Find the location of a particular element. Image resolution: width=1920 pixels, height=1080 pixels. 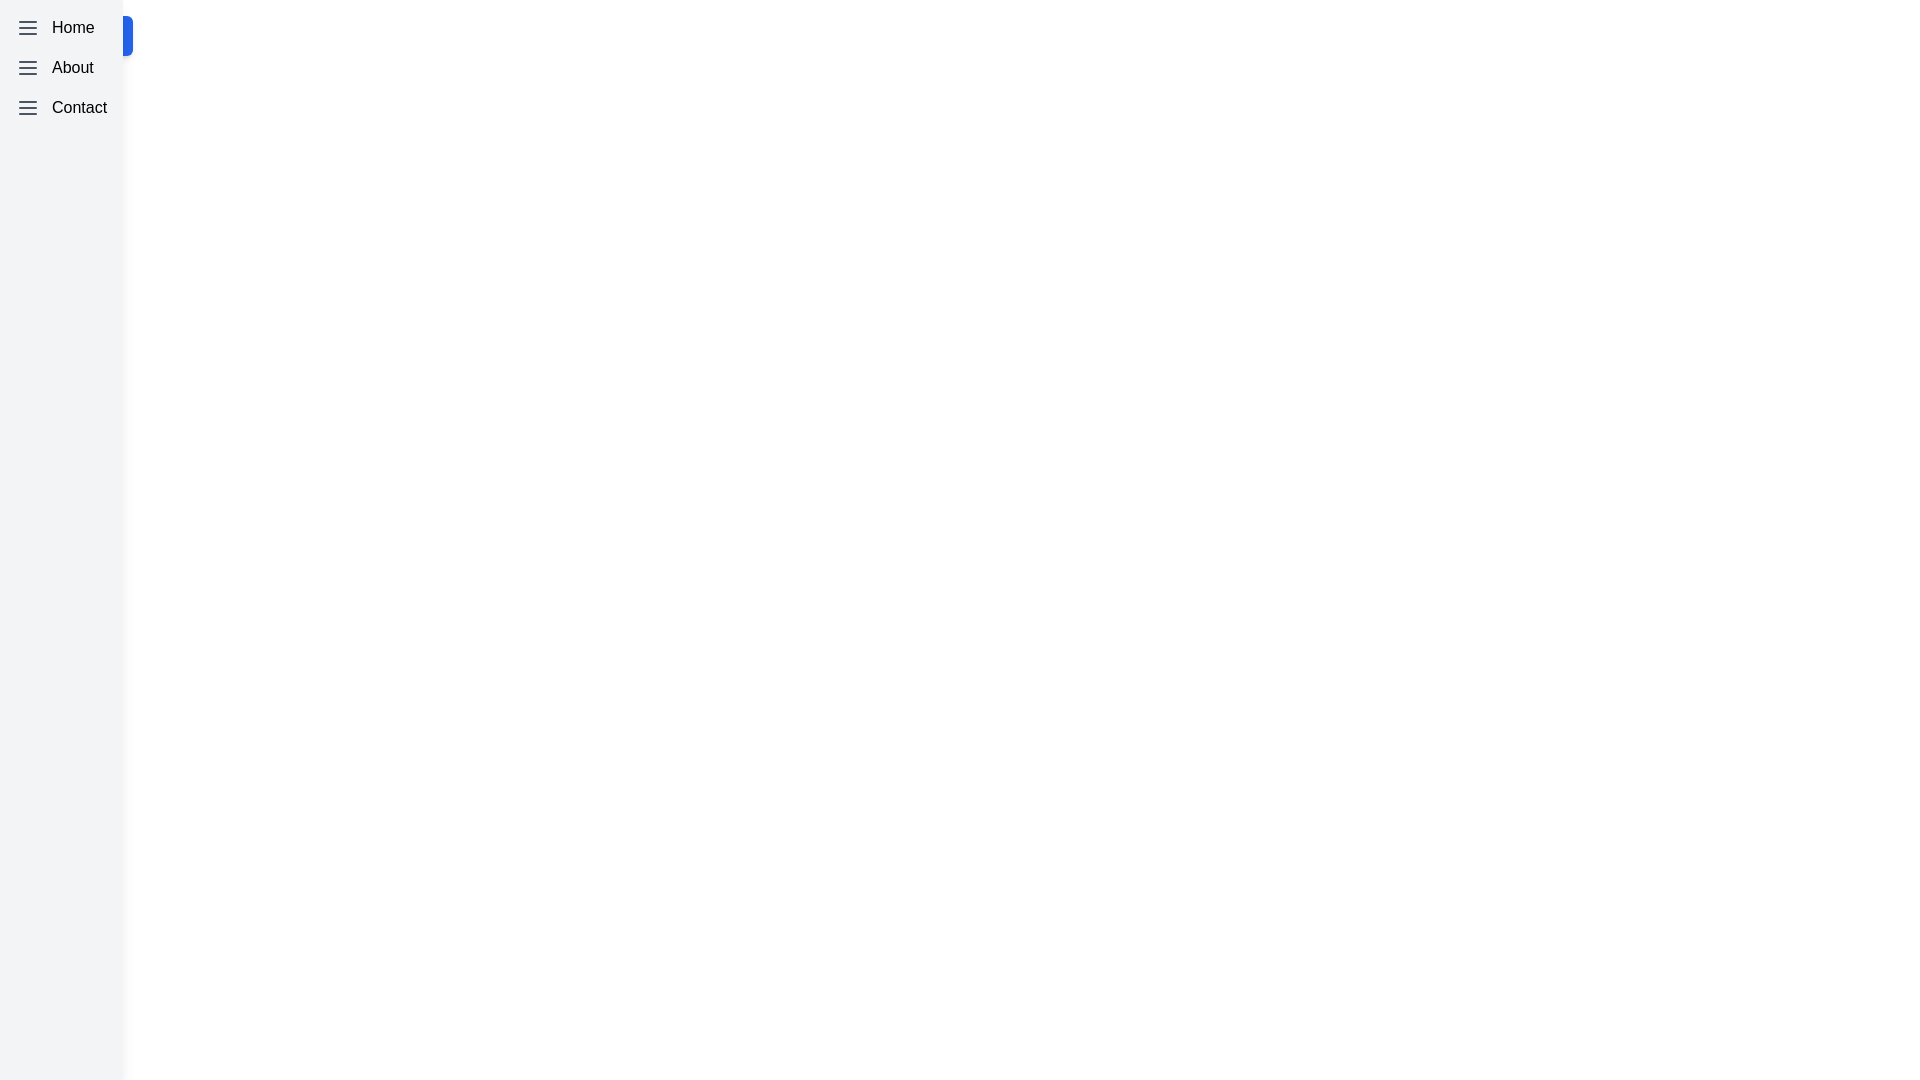

the Home menu item to navigate is located at coordinates (61, 27).